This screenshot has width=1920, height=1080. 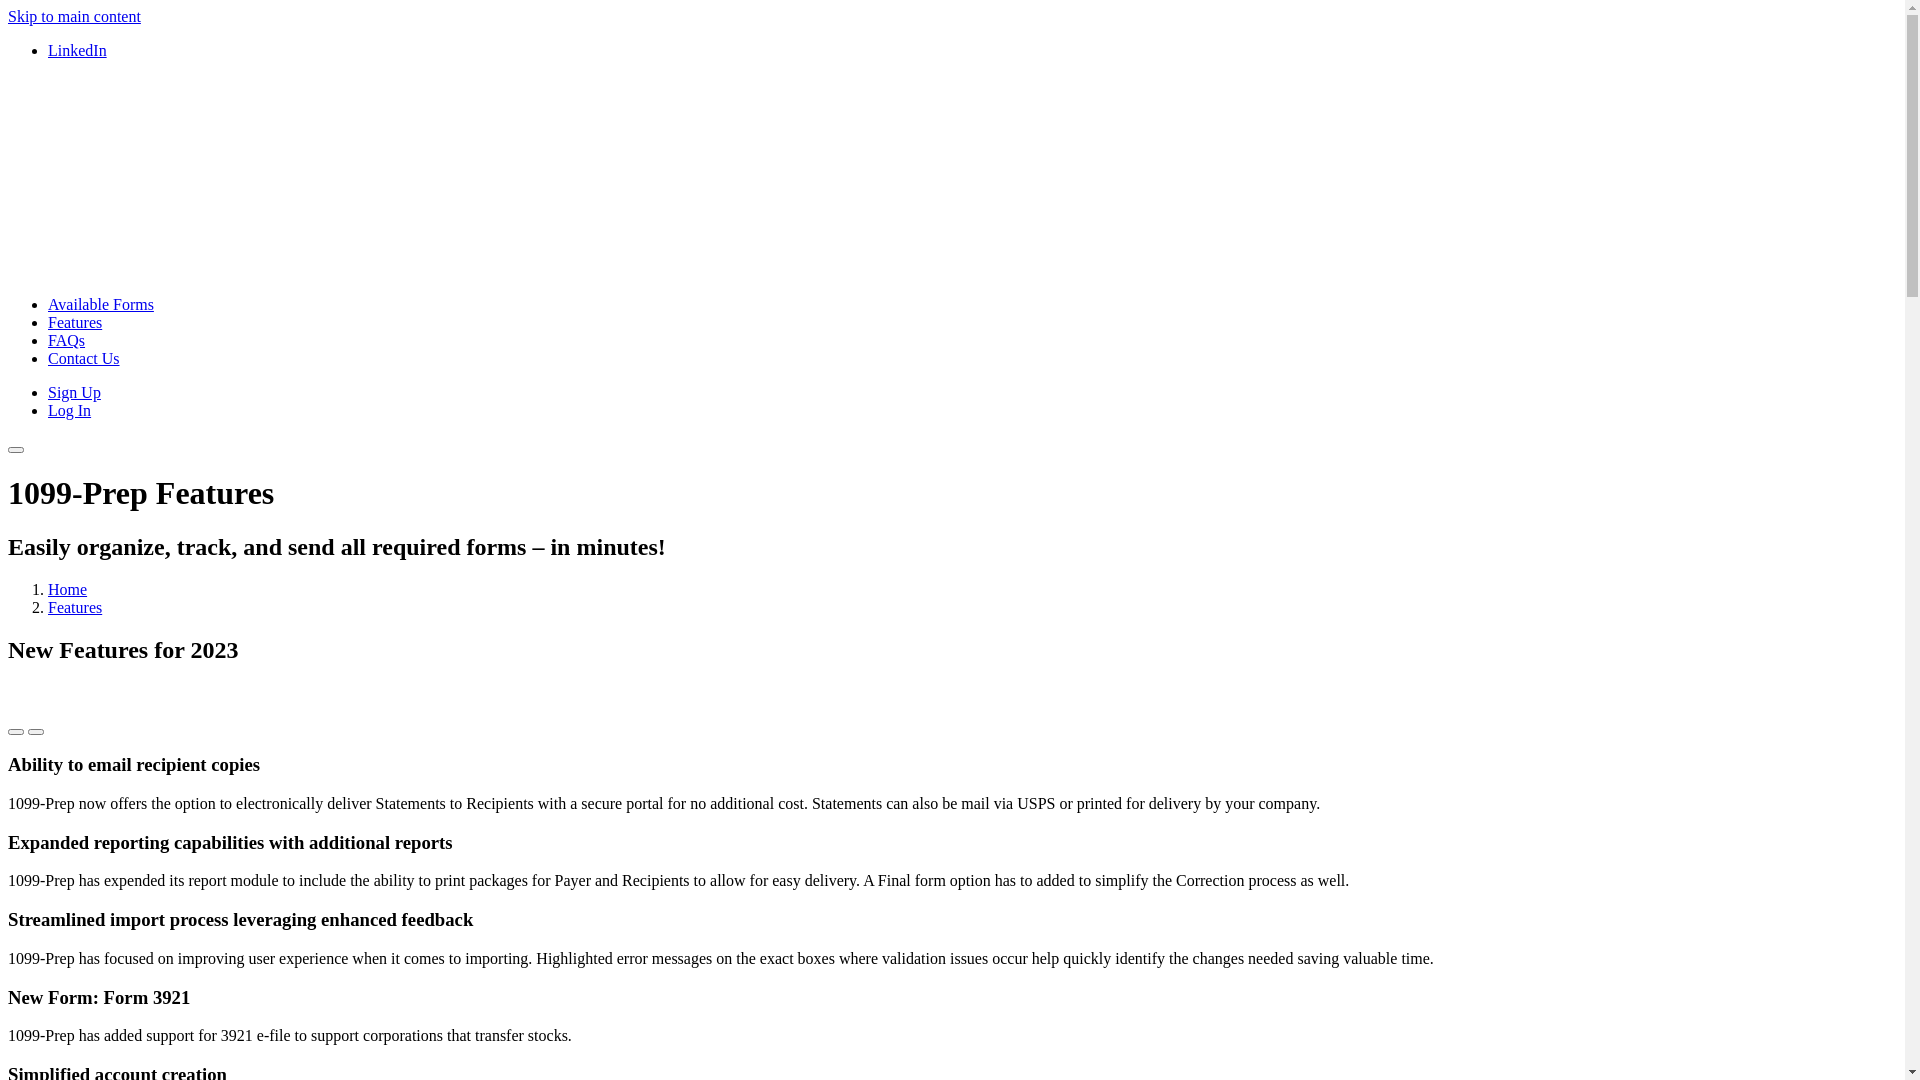 What do you see at coordinates (74, 392) in the screenshot?
I see `'Sign Up'` at bounding box center [74, 392].